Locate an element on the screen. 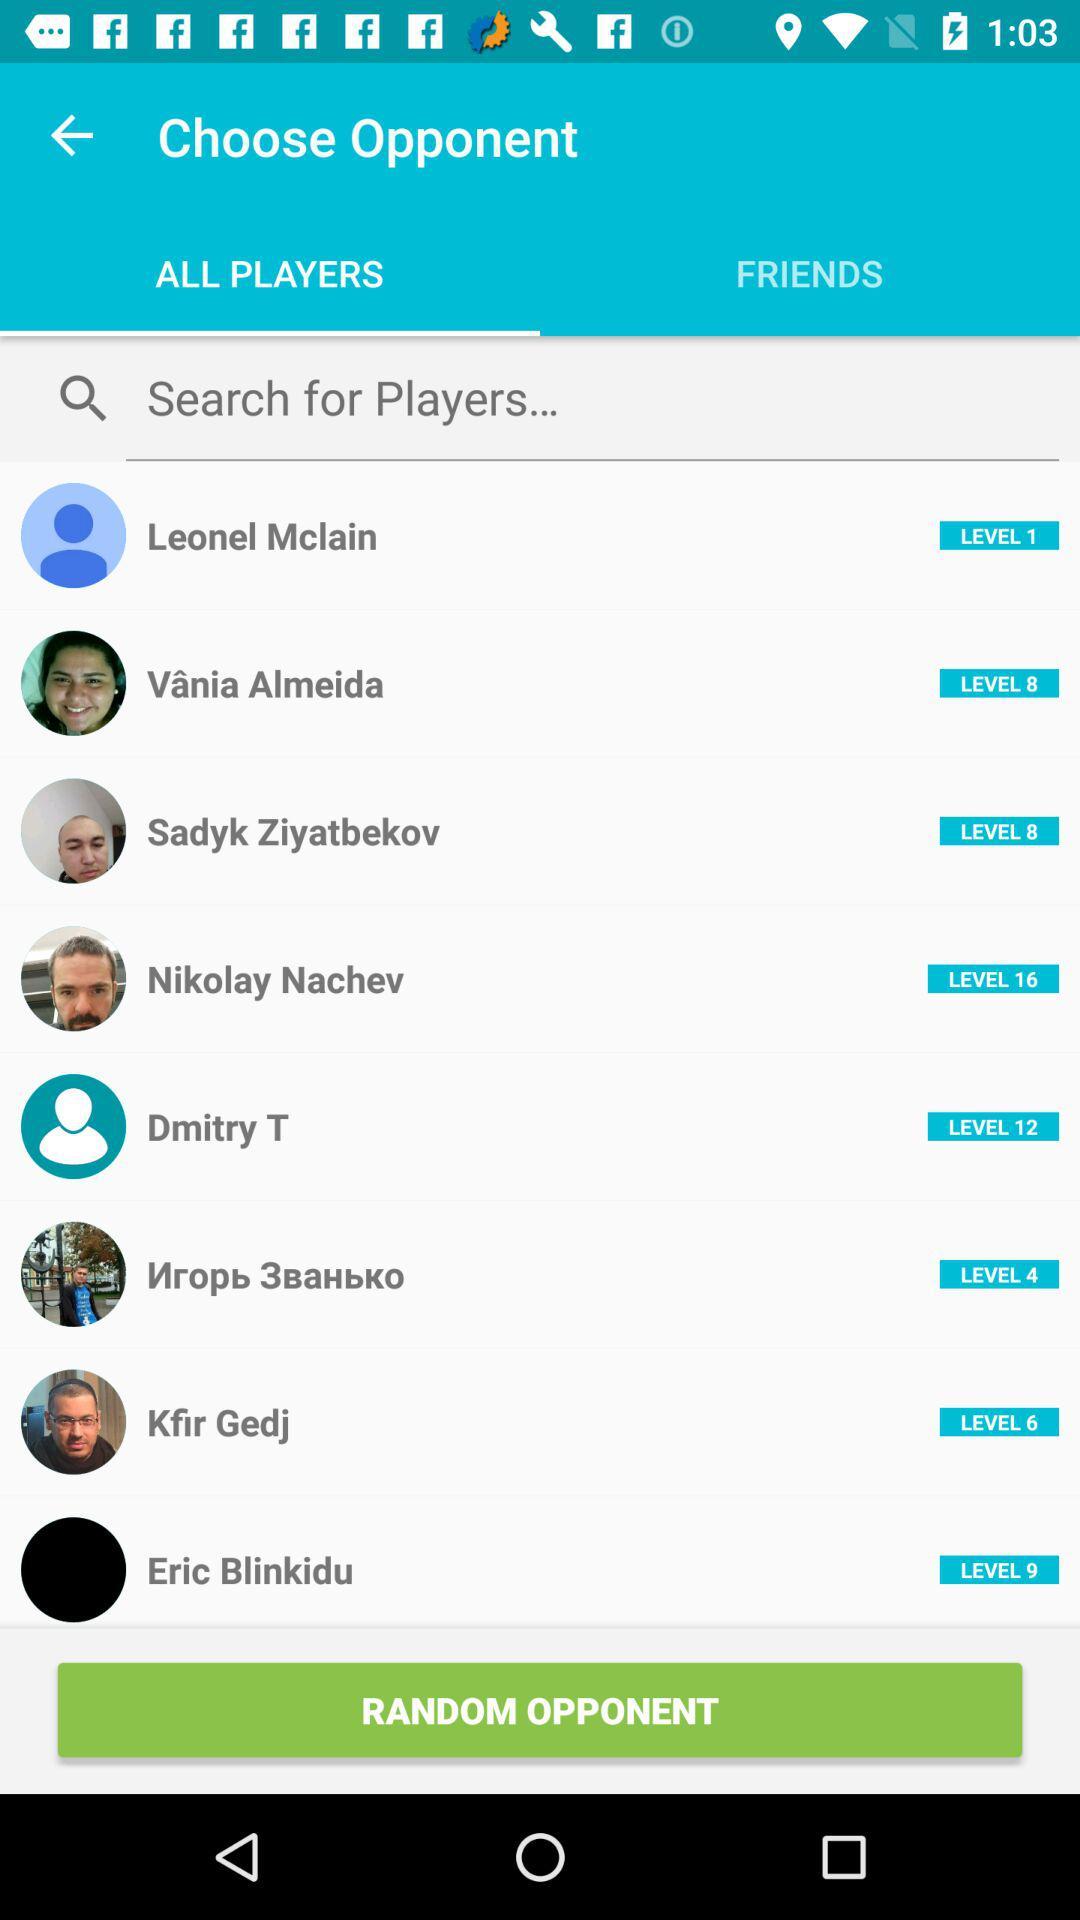 The width and height of the screenshot is (1080, 1920). search for active players is located at coordinates (591, 397).